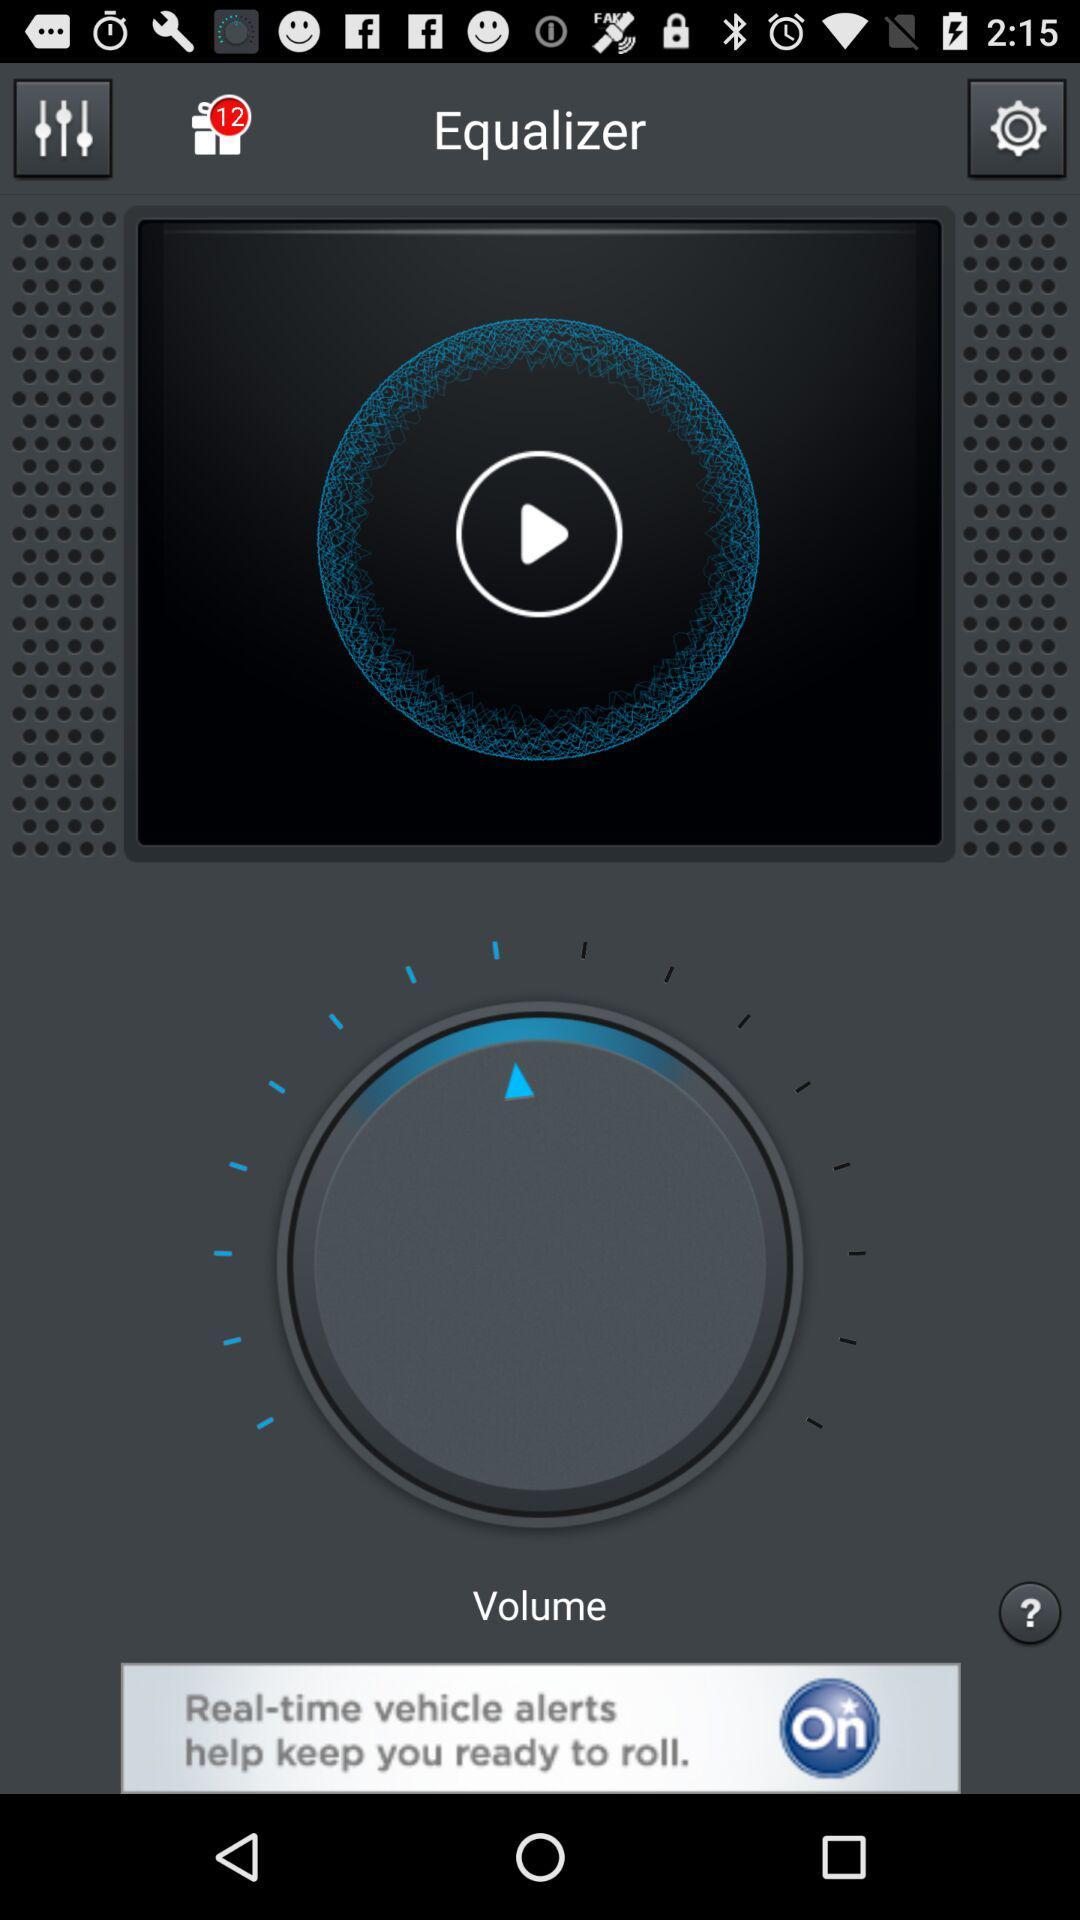  I want to click on help, so click(1030, 1612).